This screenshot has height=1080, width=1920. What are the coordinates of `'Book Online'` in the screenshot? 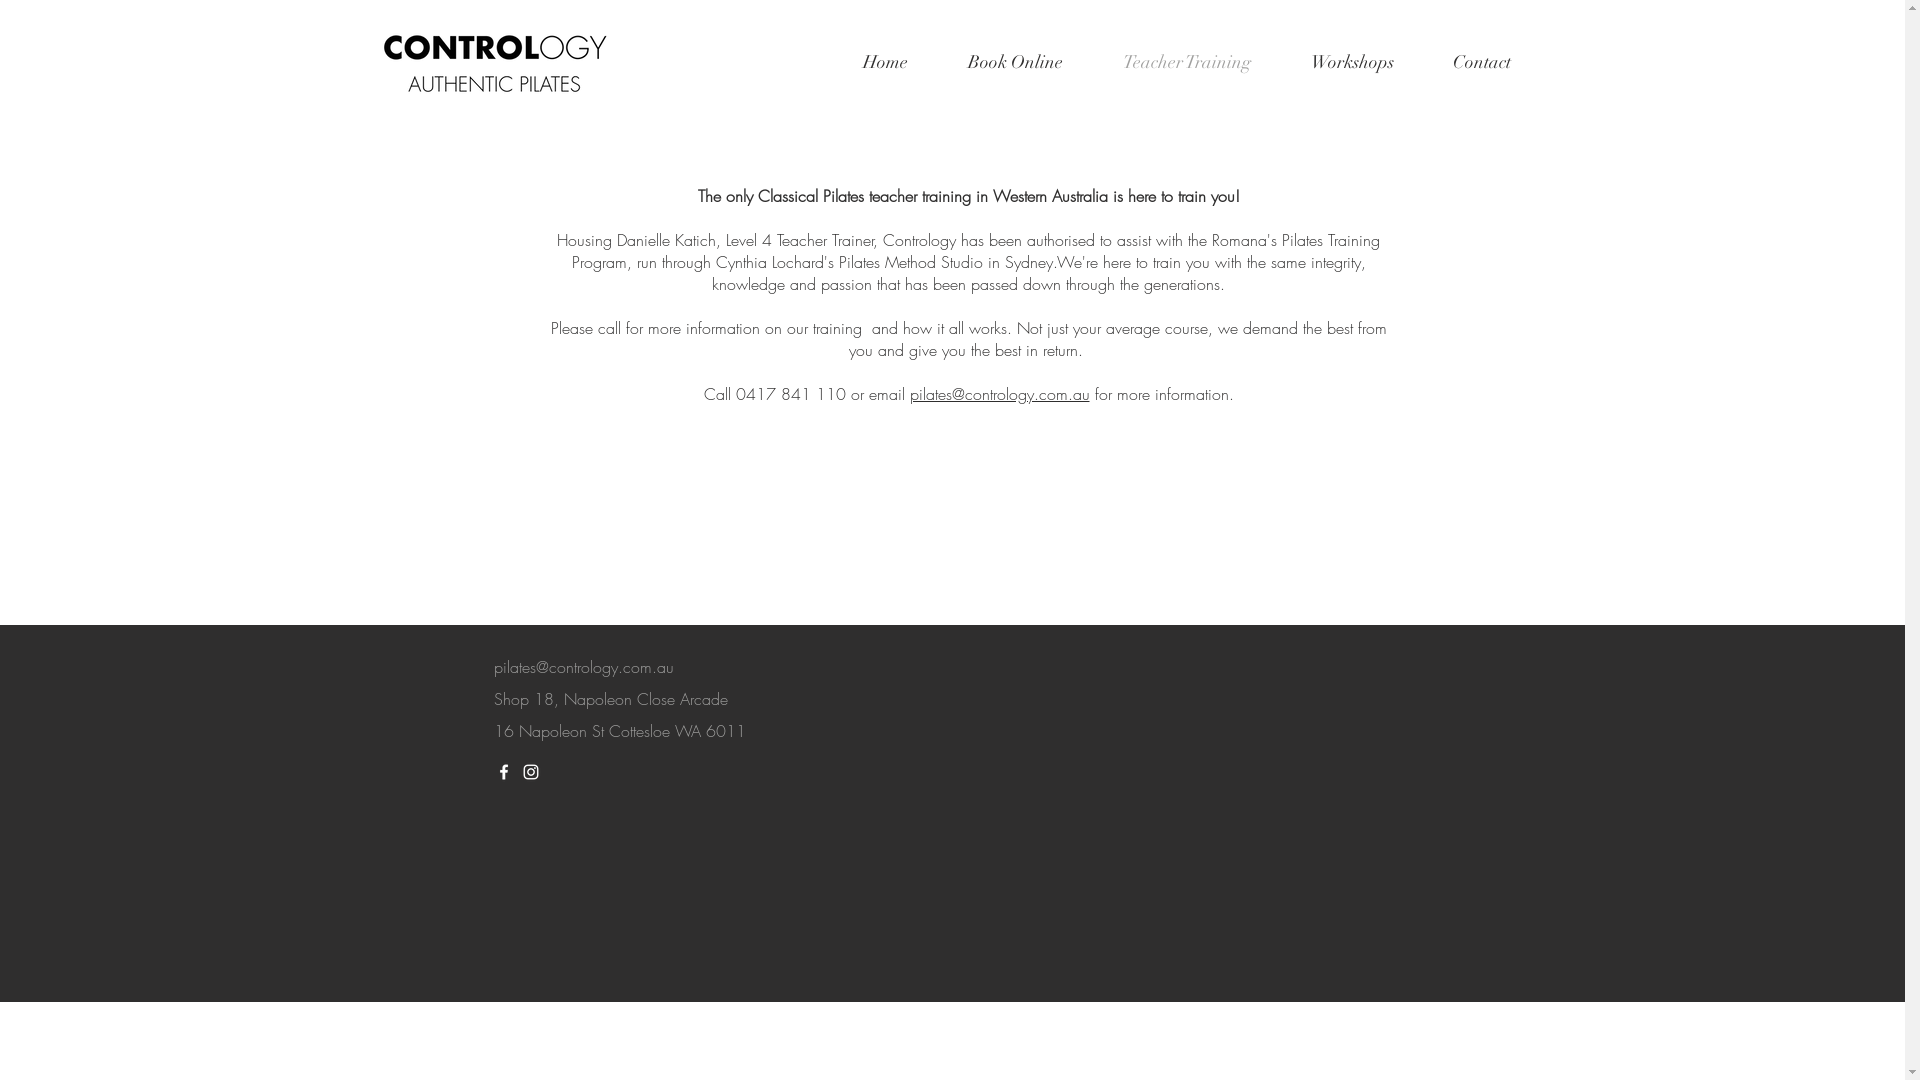 It's located at (1015, 60).